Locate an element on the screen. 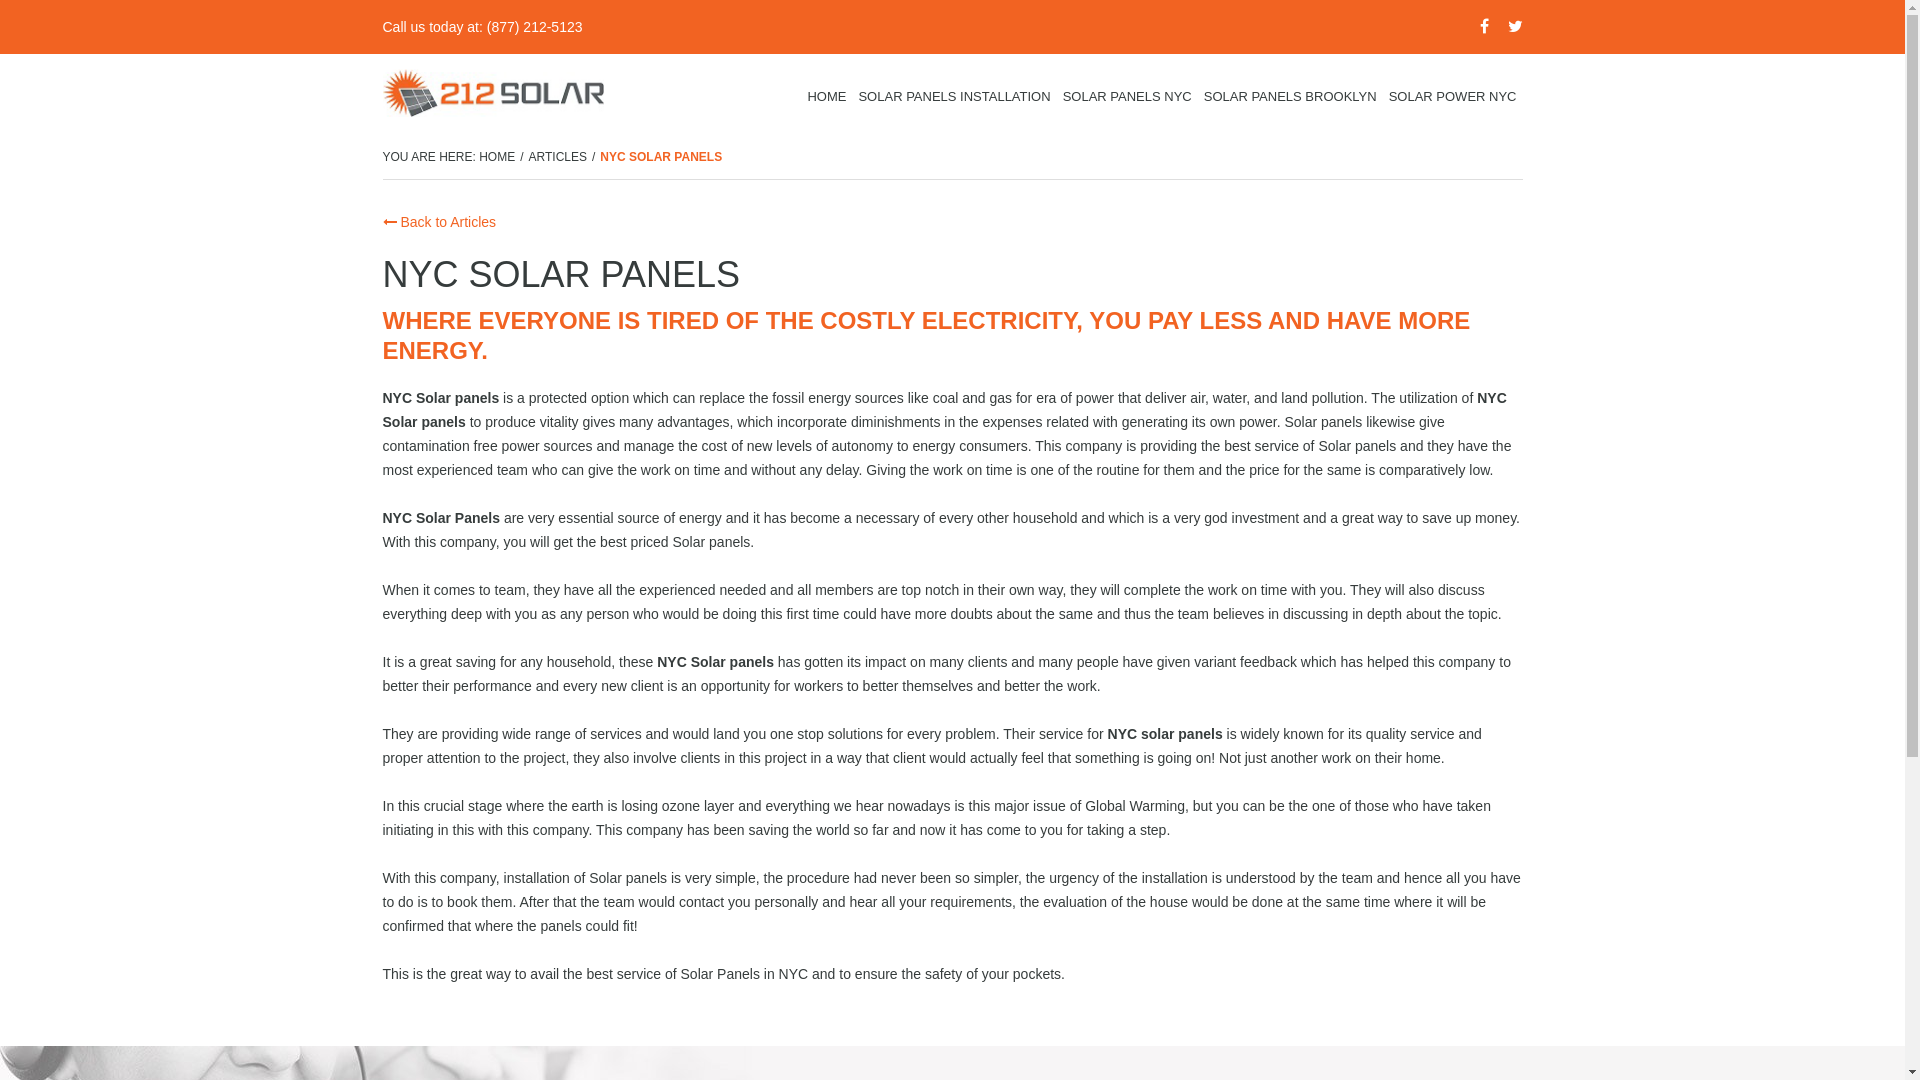  'ARTICLES' is located at coordinates (557, 156).